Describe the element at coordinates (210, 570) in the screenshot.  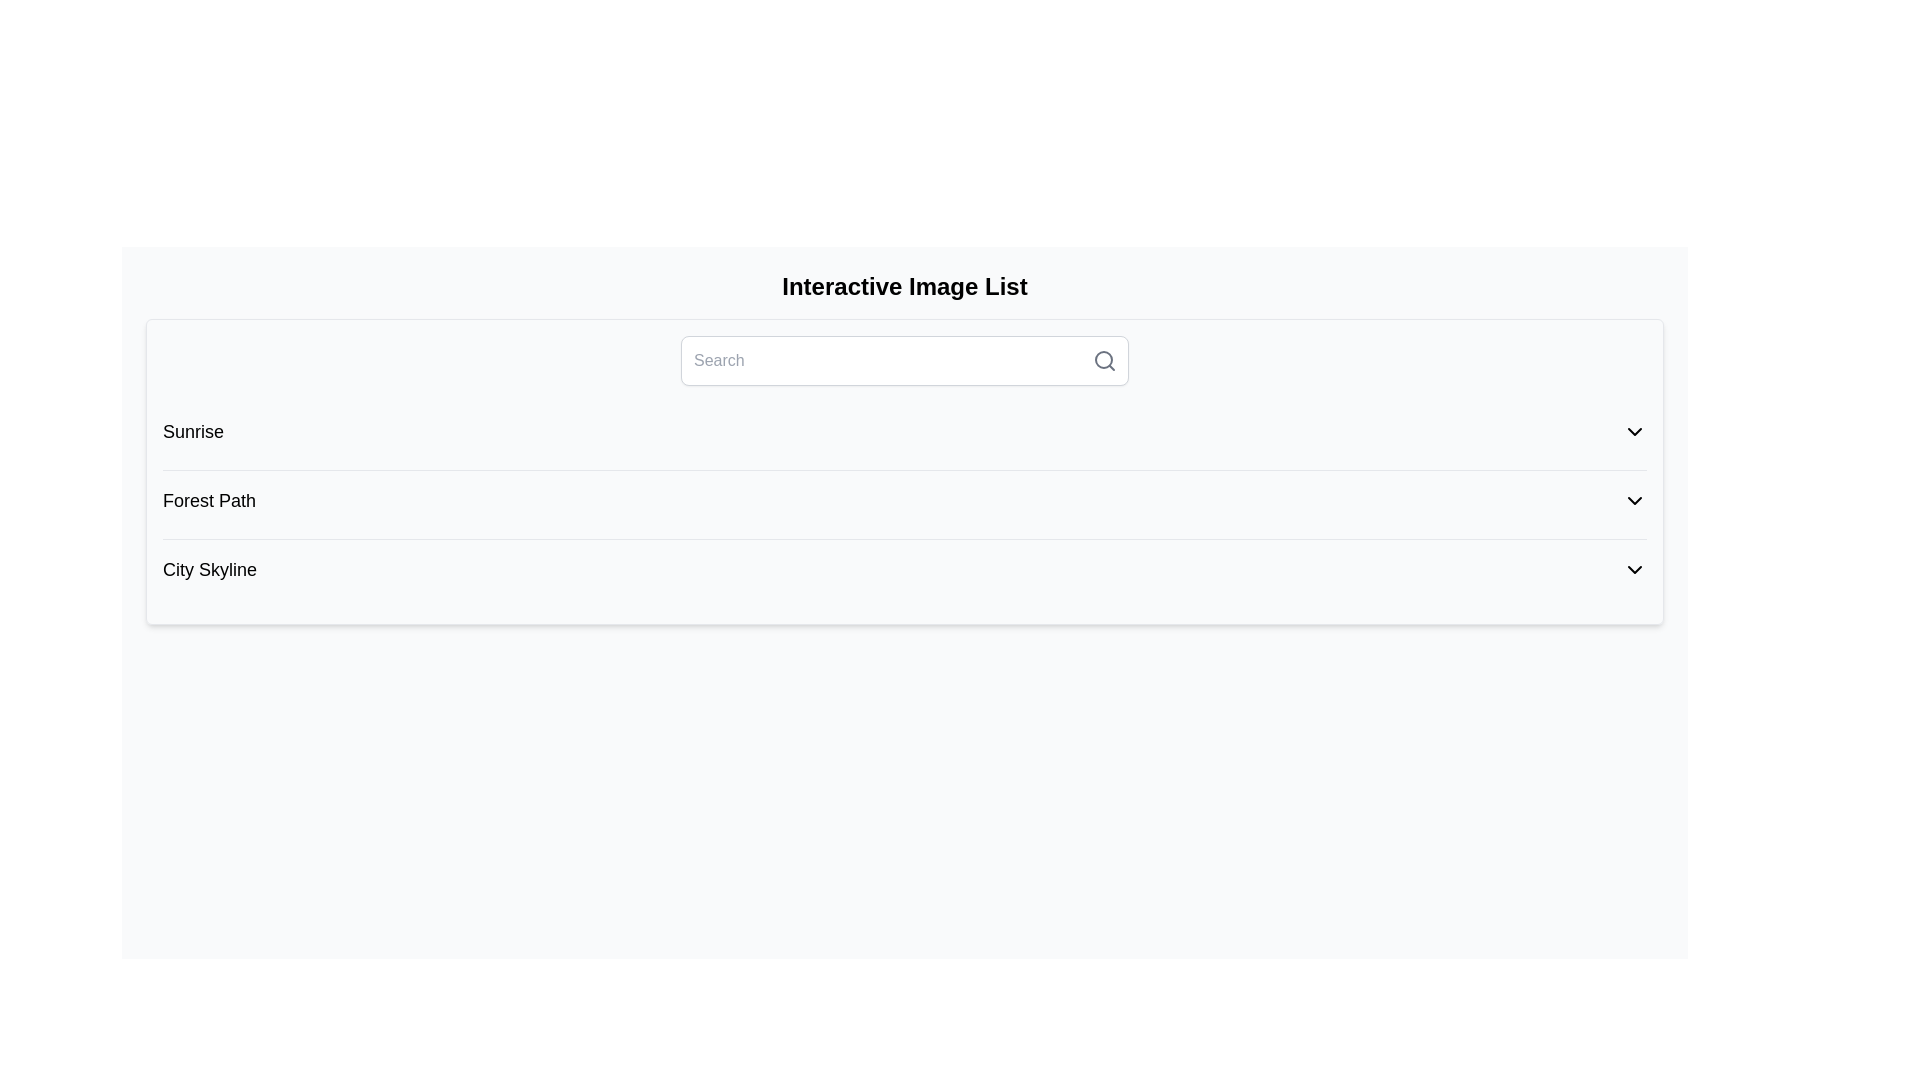
I see `text label displaying 'City Skyline', which is a medium font size in bold black on a white background, located within the third item of a vertically stacked list` at that location.